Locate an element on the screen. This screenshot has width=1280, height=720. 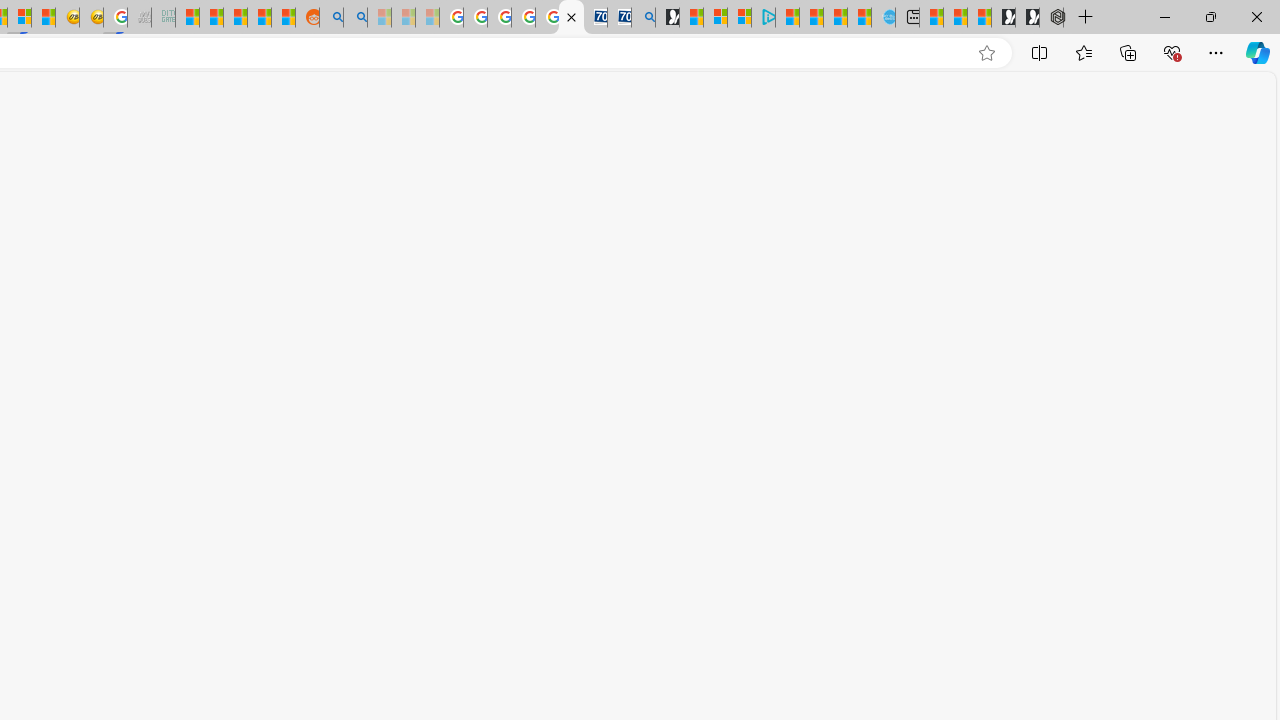
'Nordace - Nordace Siena Is Not An Ordinary Backpack' is located at coordinates (1050, 17).